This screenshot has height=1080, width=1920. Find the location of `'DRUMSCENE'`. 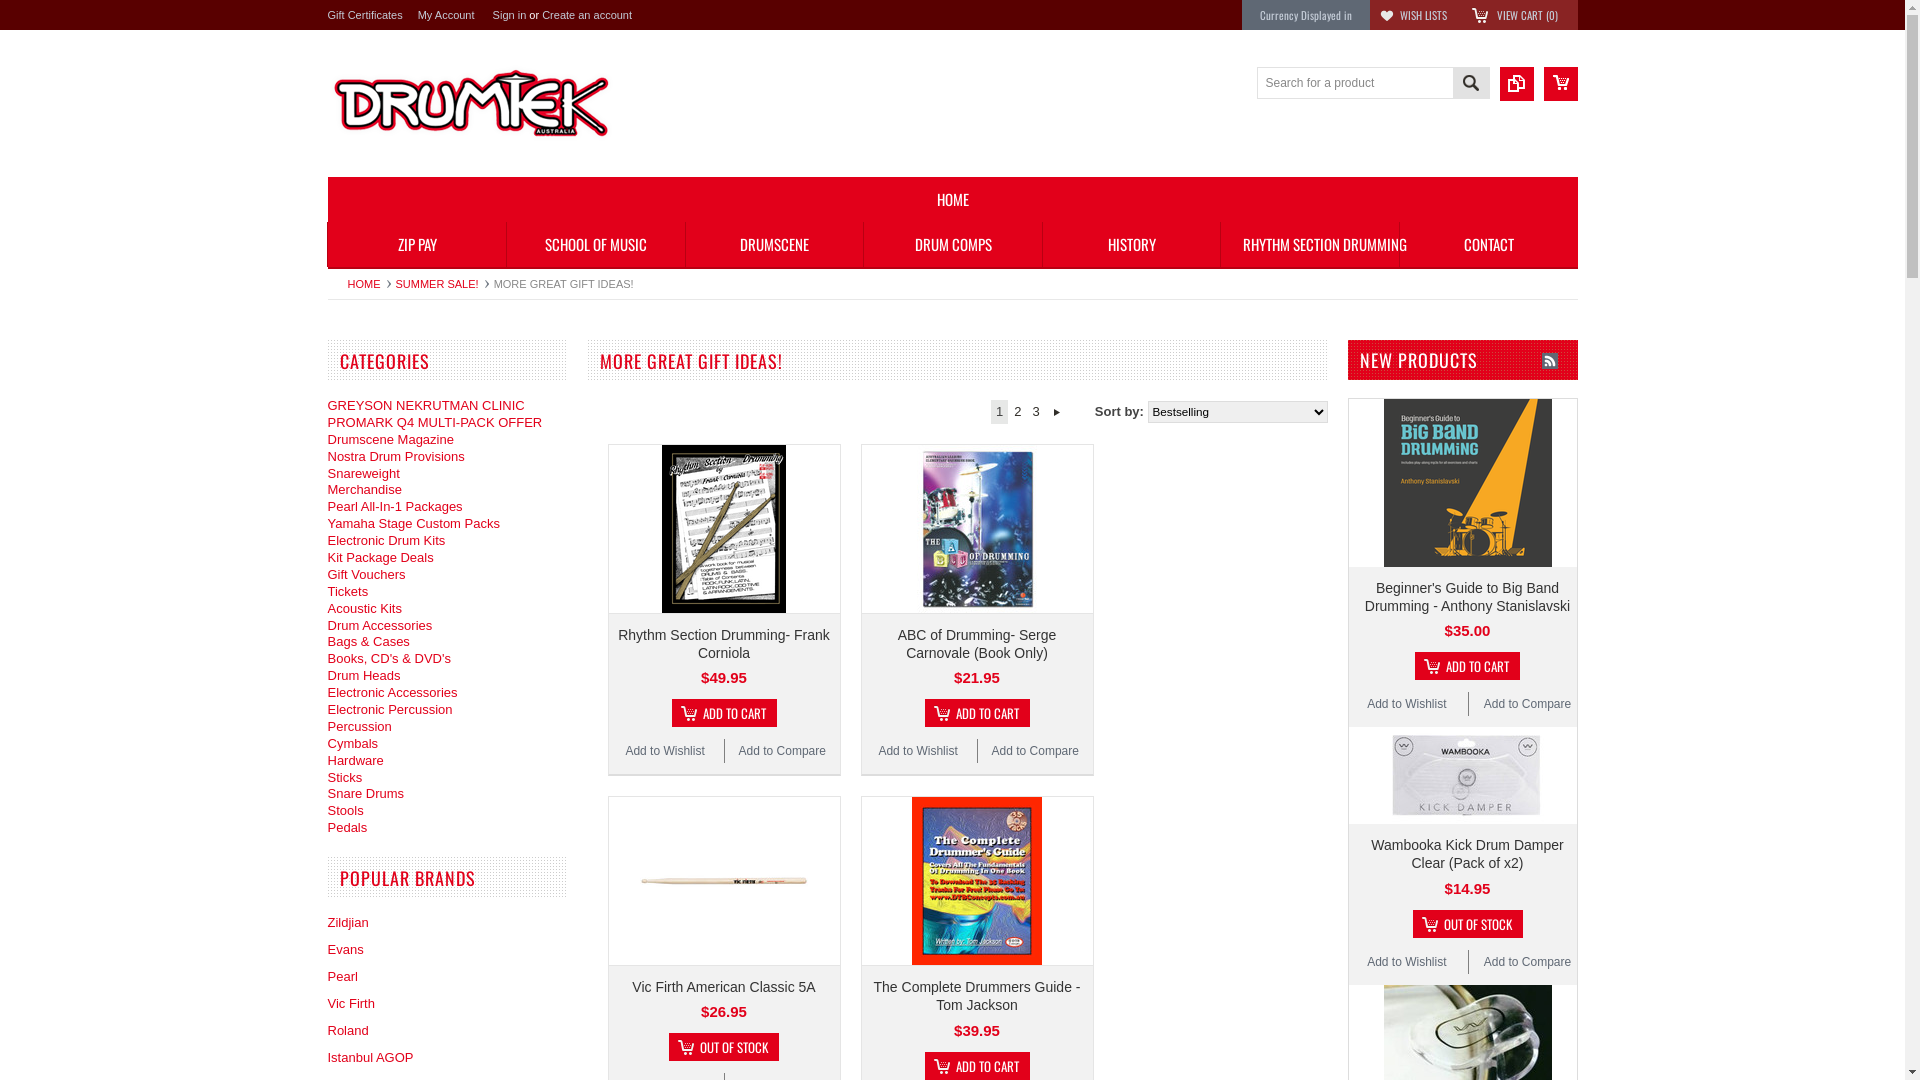

'DRUMSCENE' is located at coordinates (685, 243).